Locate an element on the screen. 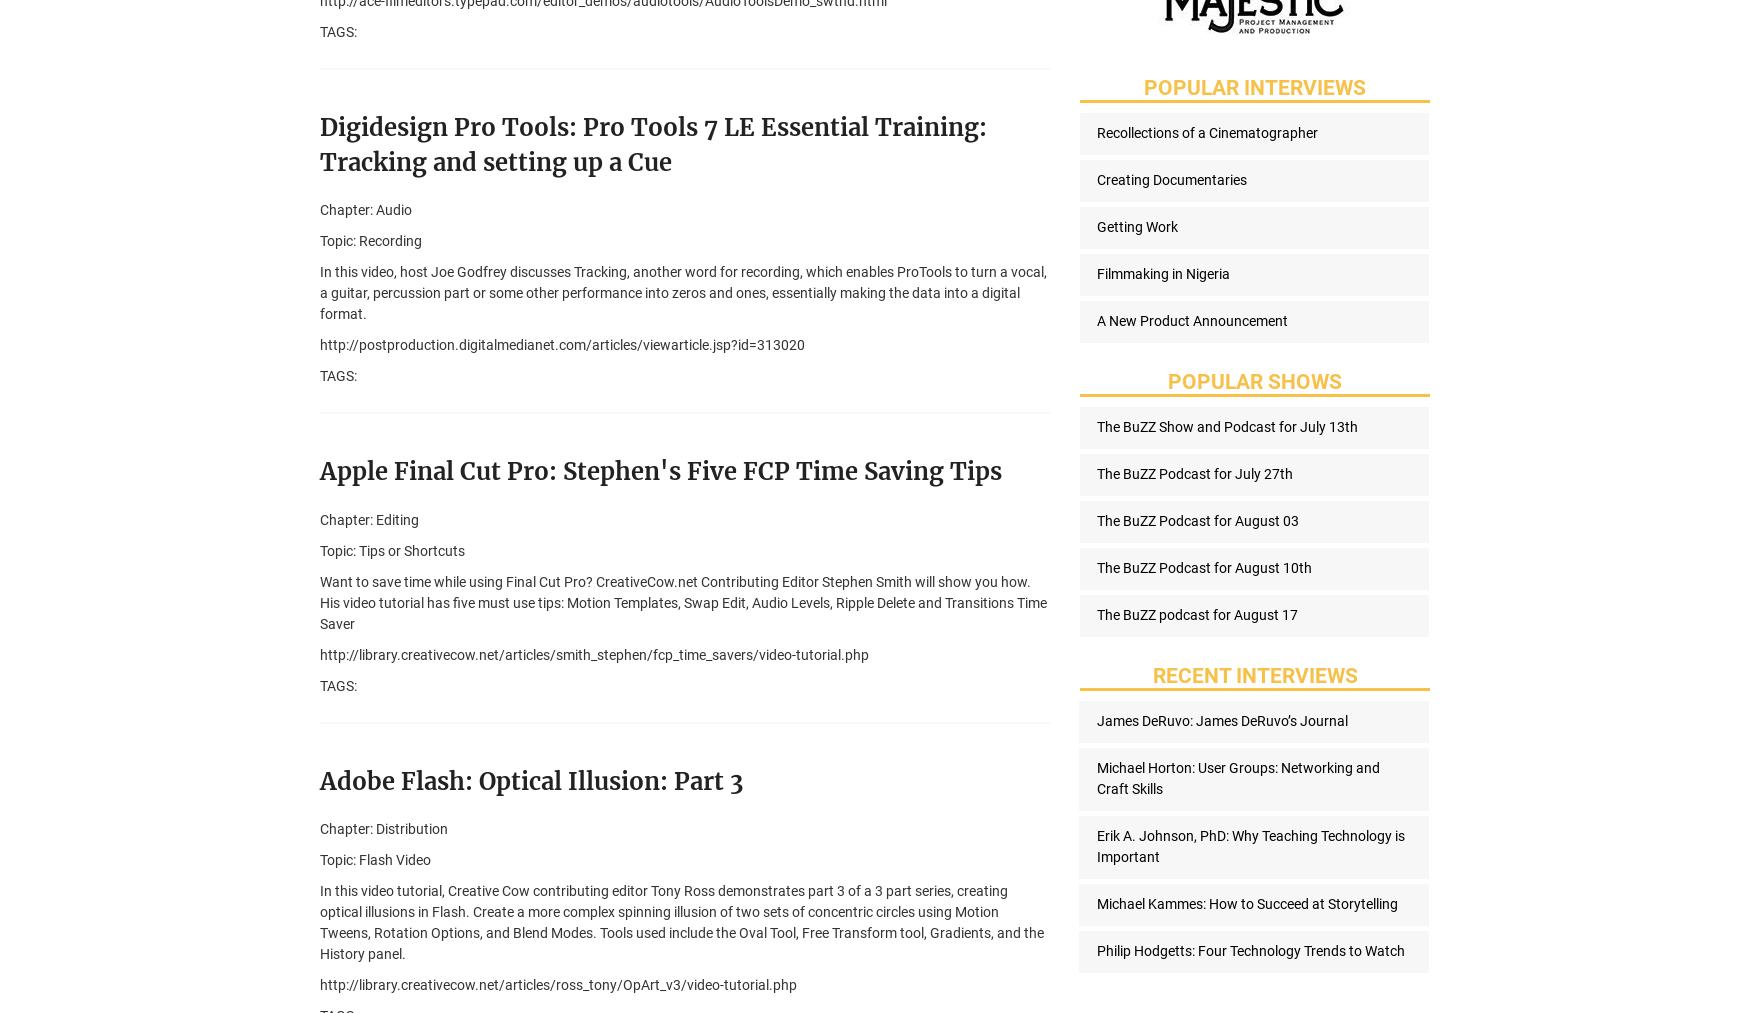  'http://postproduction.digitalmedianet.com/articles/viewarticle.jsp?id=313020' is located at coordinates (561, 345).